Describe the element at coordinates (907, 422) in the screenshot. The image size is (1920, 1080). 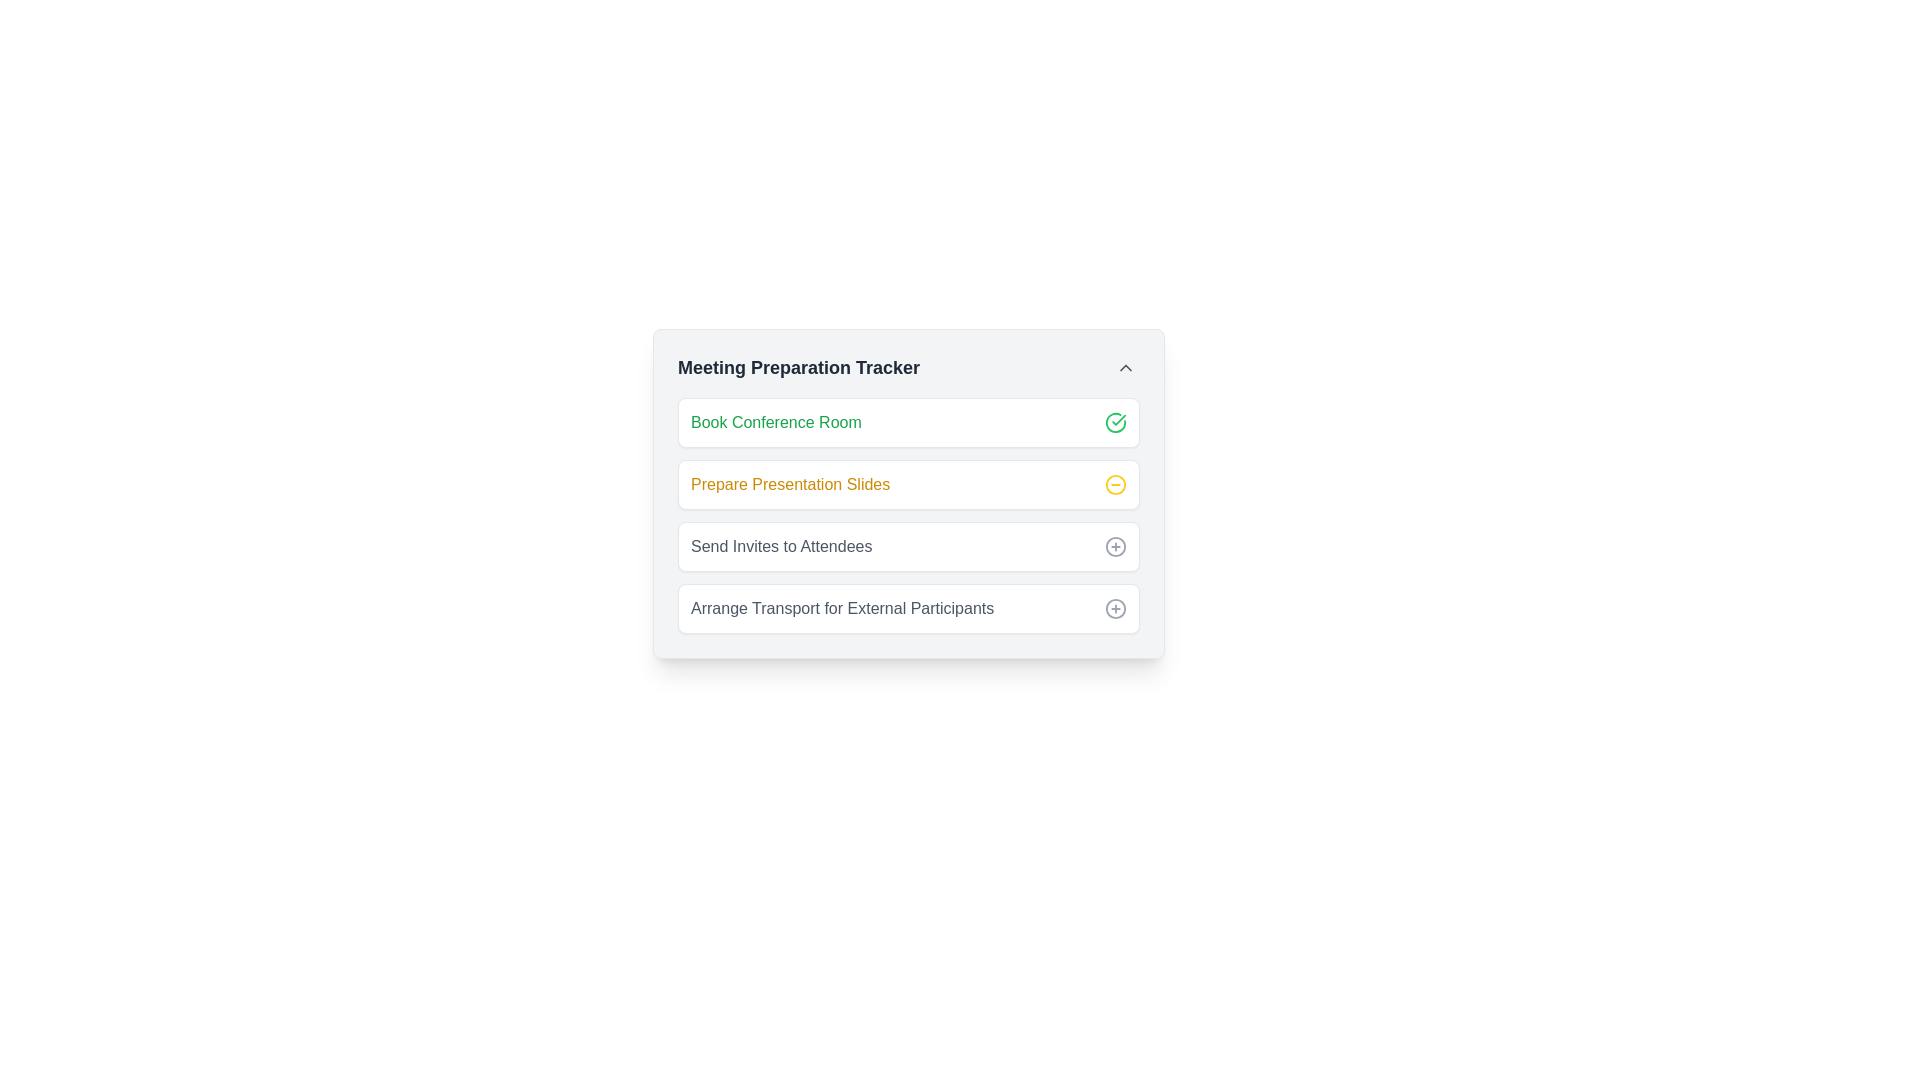
I see `the task item titled 'Book Conference Room' in the checklist interface` at that location.